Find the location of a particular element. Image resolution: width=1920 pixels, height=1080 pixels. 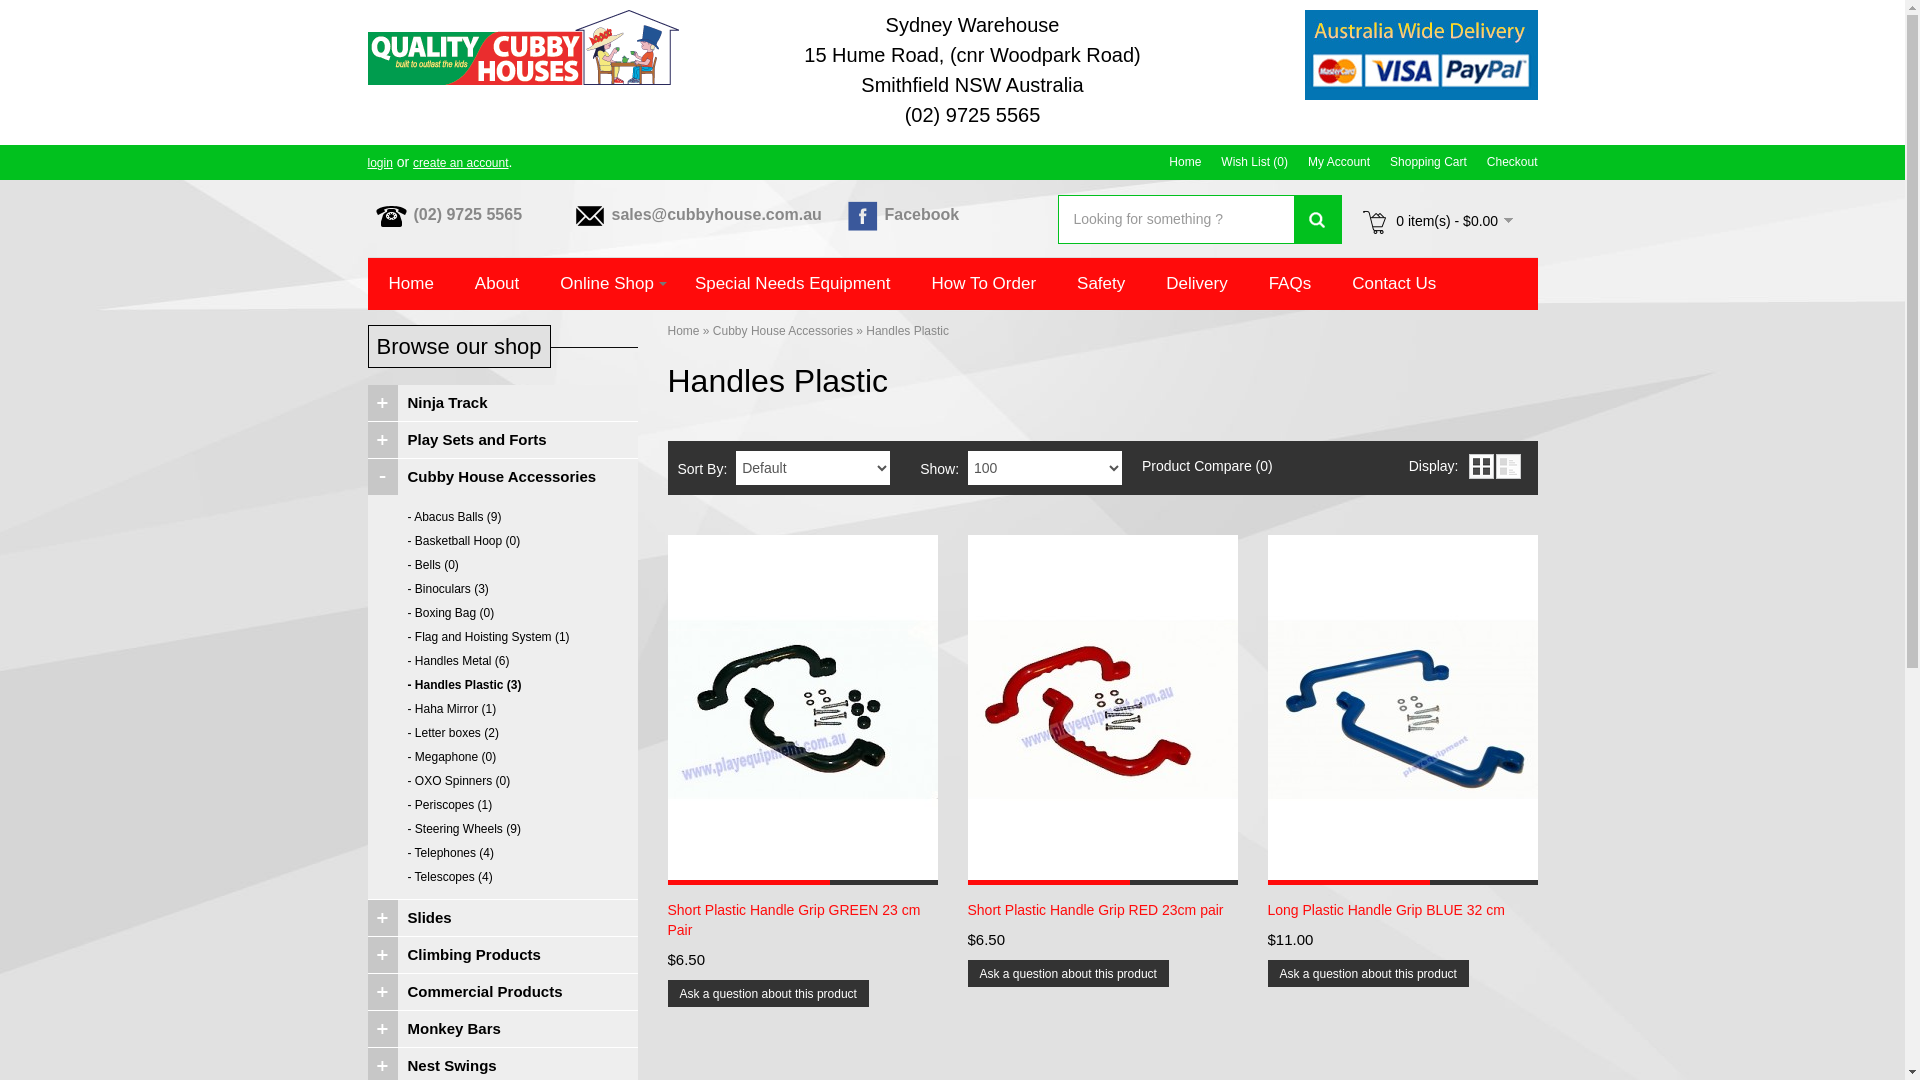

'Short Plastic Handle Grip RED 23cm pair' is located at coordinates (1102, 708).